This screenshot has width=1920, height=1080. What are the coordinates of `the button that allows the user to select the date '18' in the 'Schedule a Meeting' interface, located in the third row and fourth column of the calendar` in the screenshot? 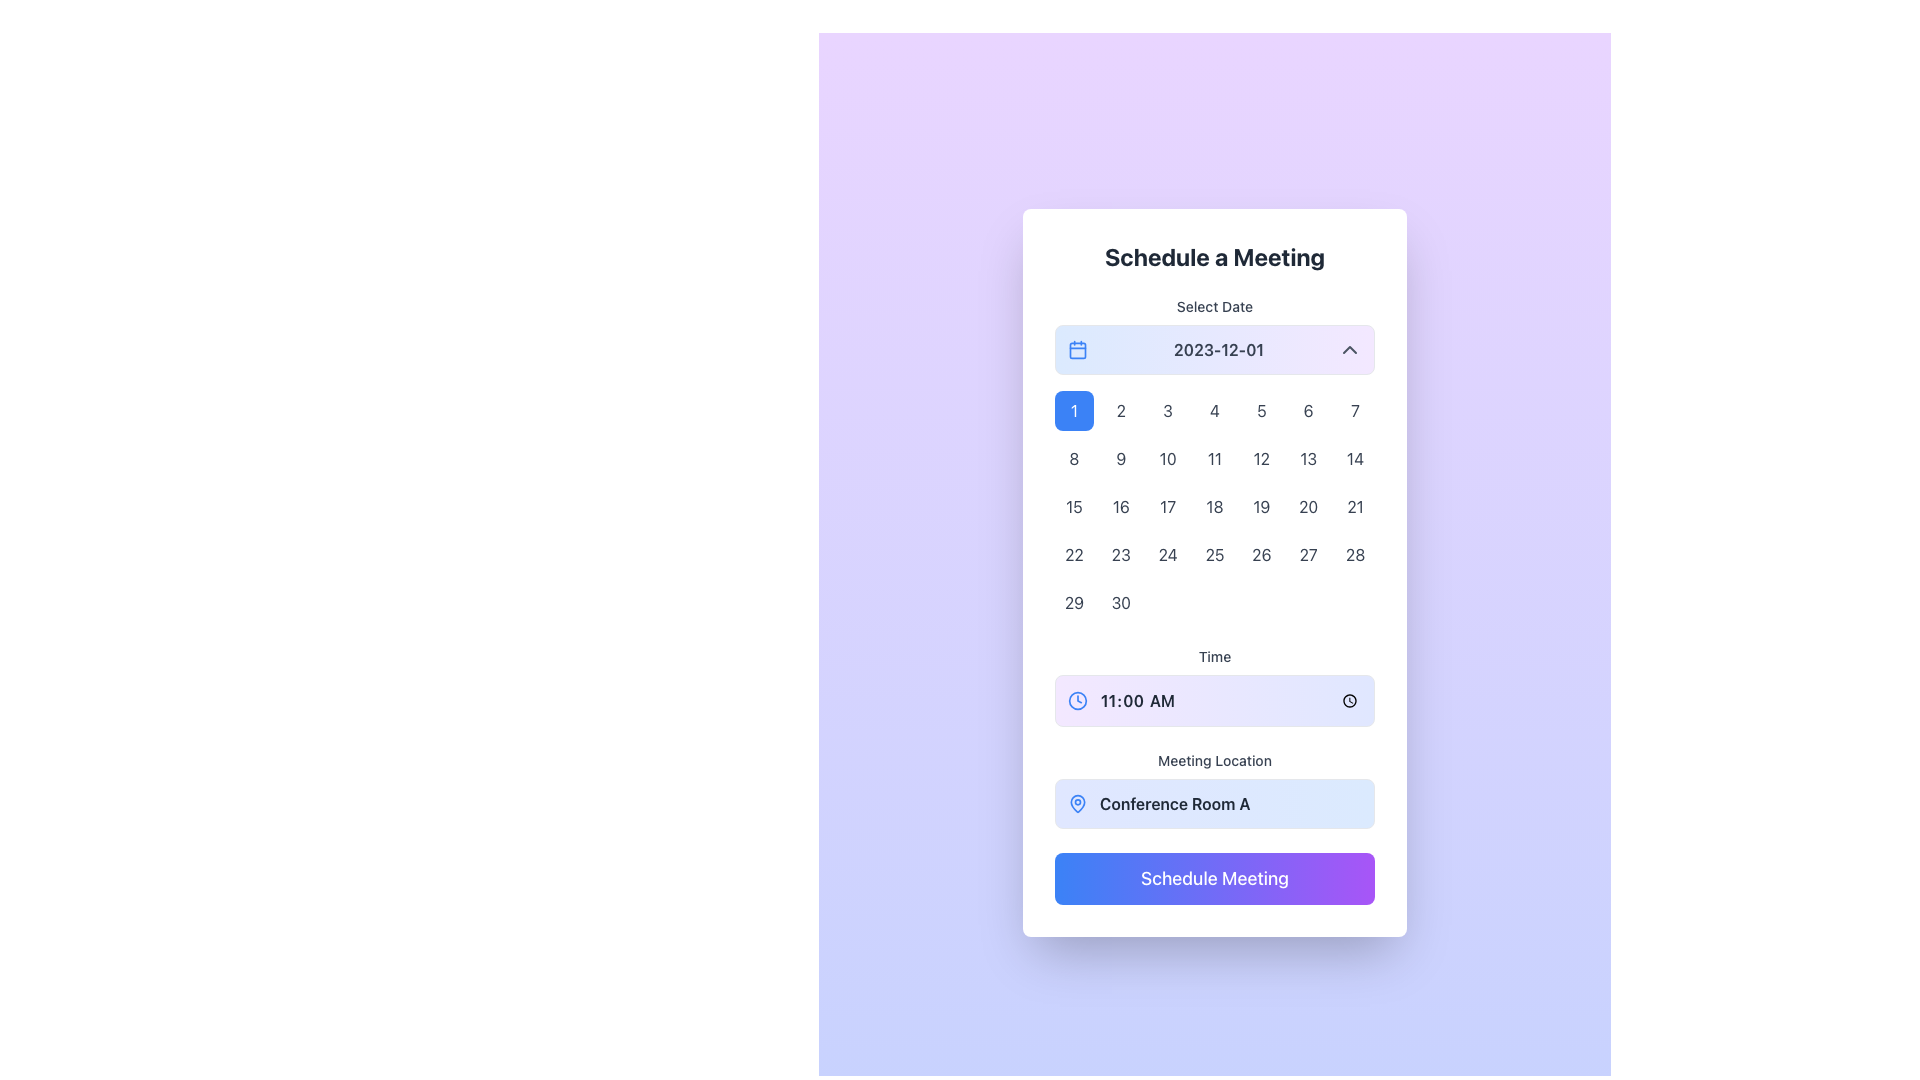 It's located at (1213, 505).